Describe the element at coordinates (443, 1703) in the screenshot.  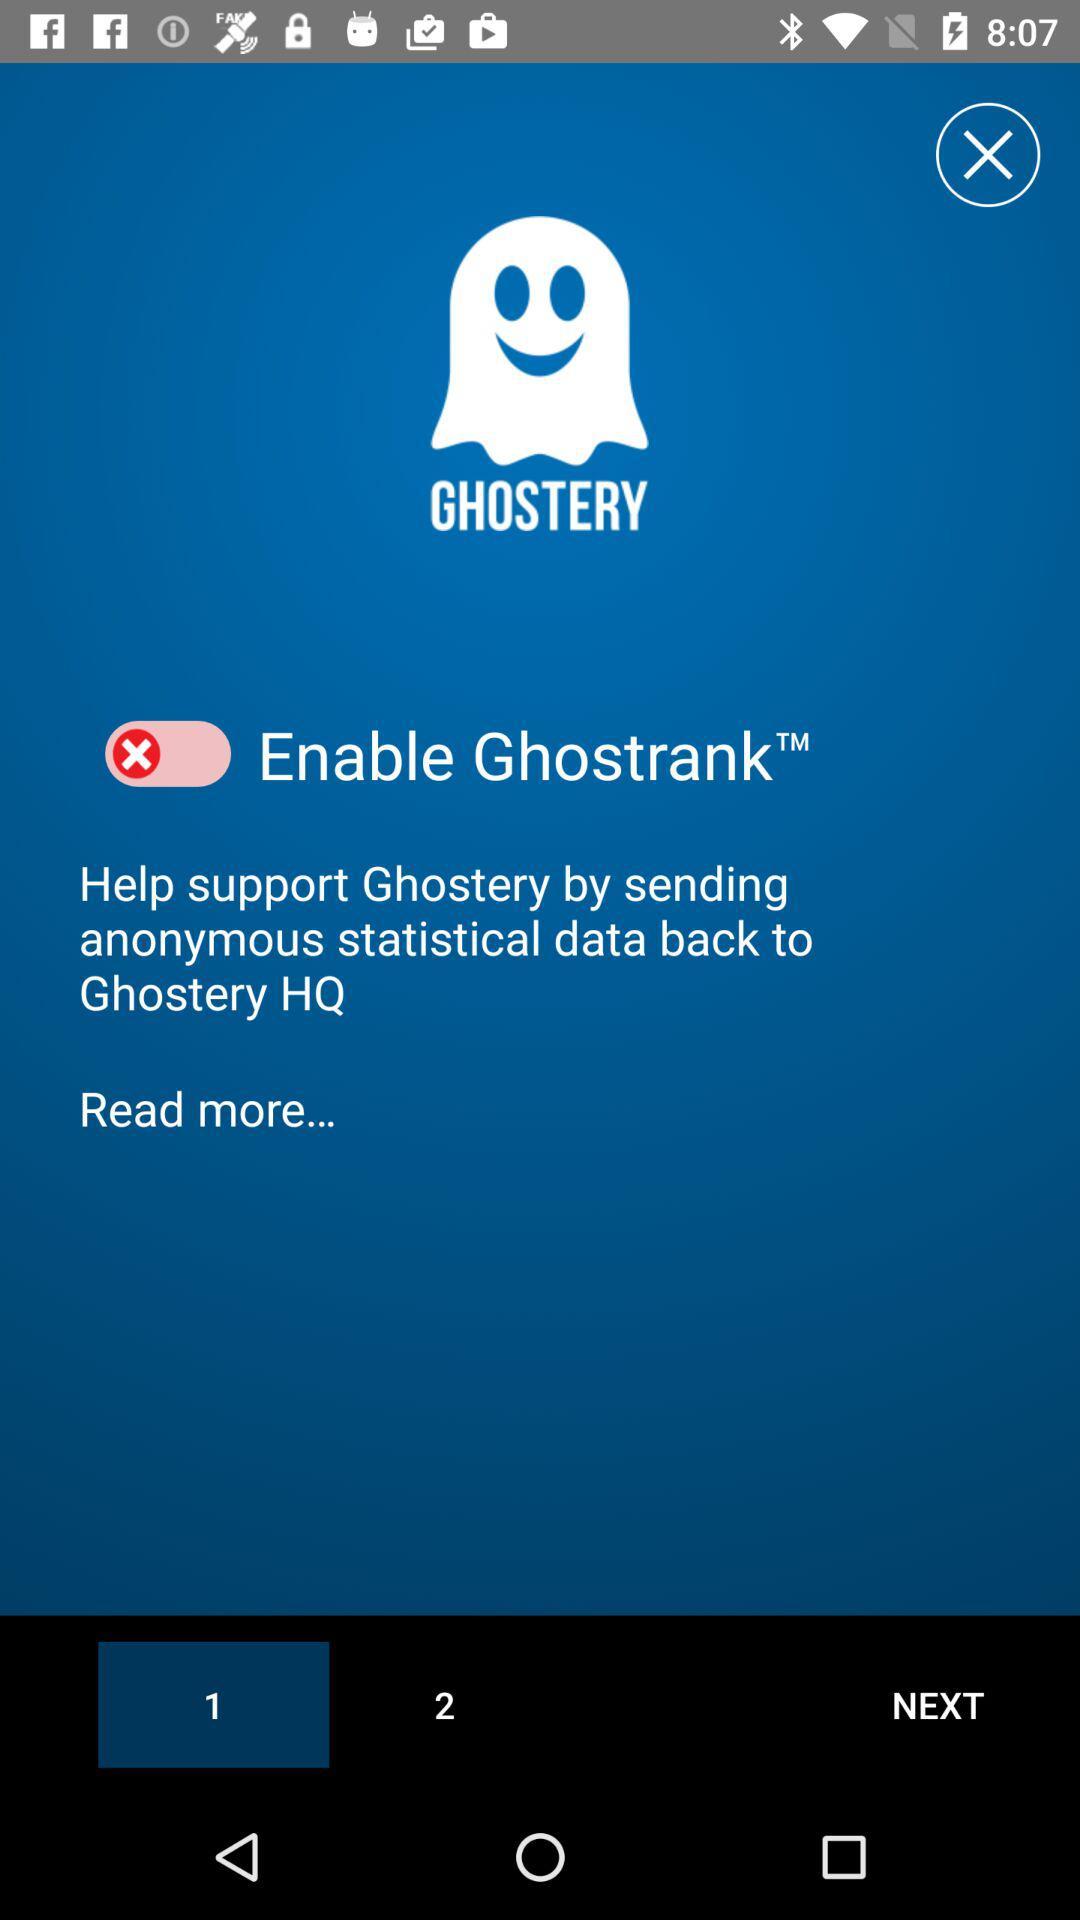
I see `the icon next to the next` at that location.